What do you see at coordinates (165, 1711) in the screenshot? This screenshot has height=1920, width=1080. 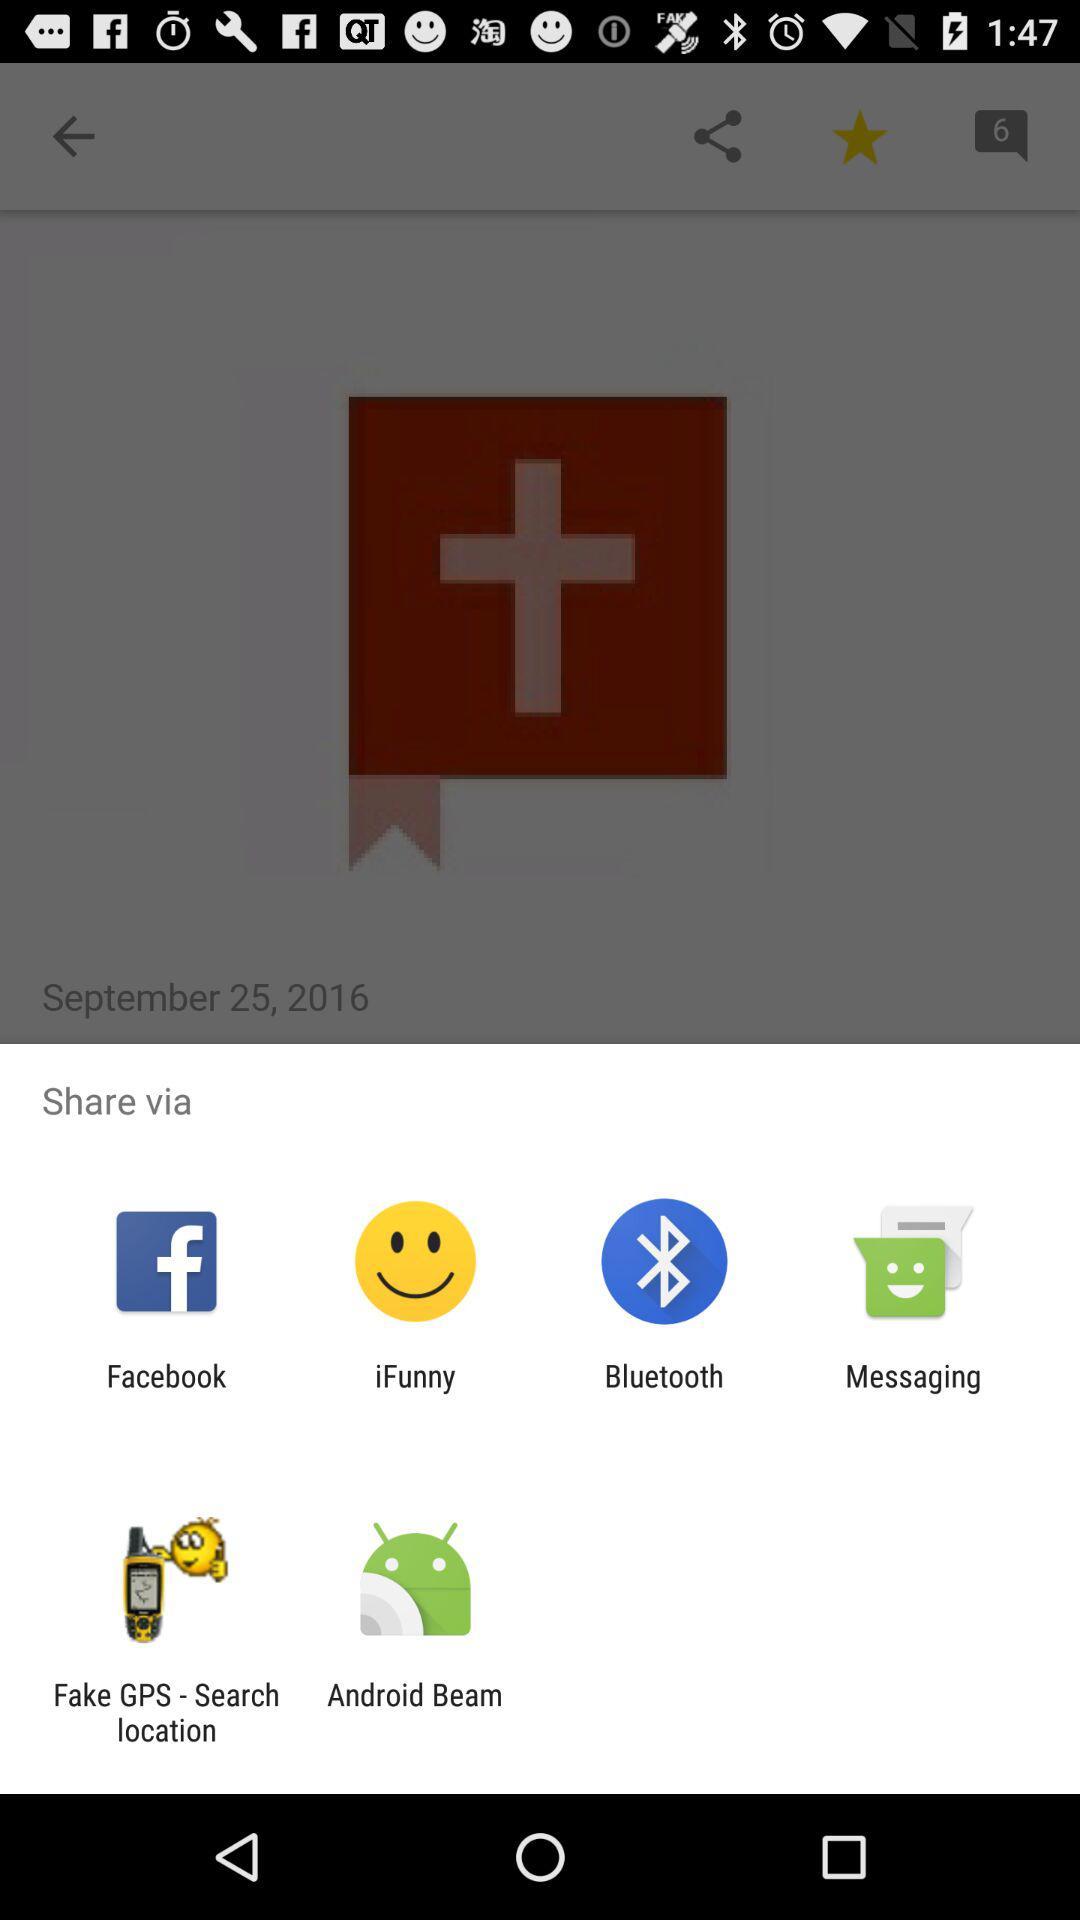 I see `the app to the left of android beam item` at bounding box center [165, 1711].